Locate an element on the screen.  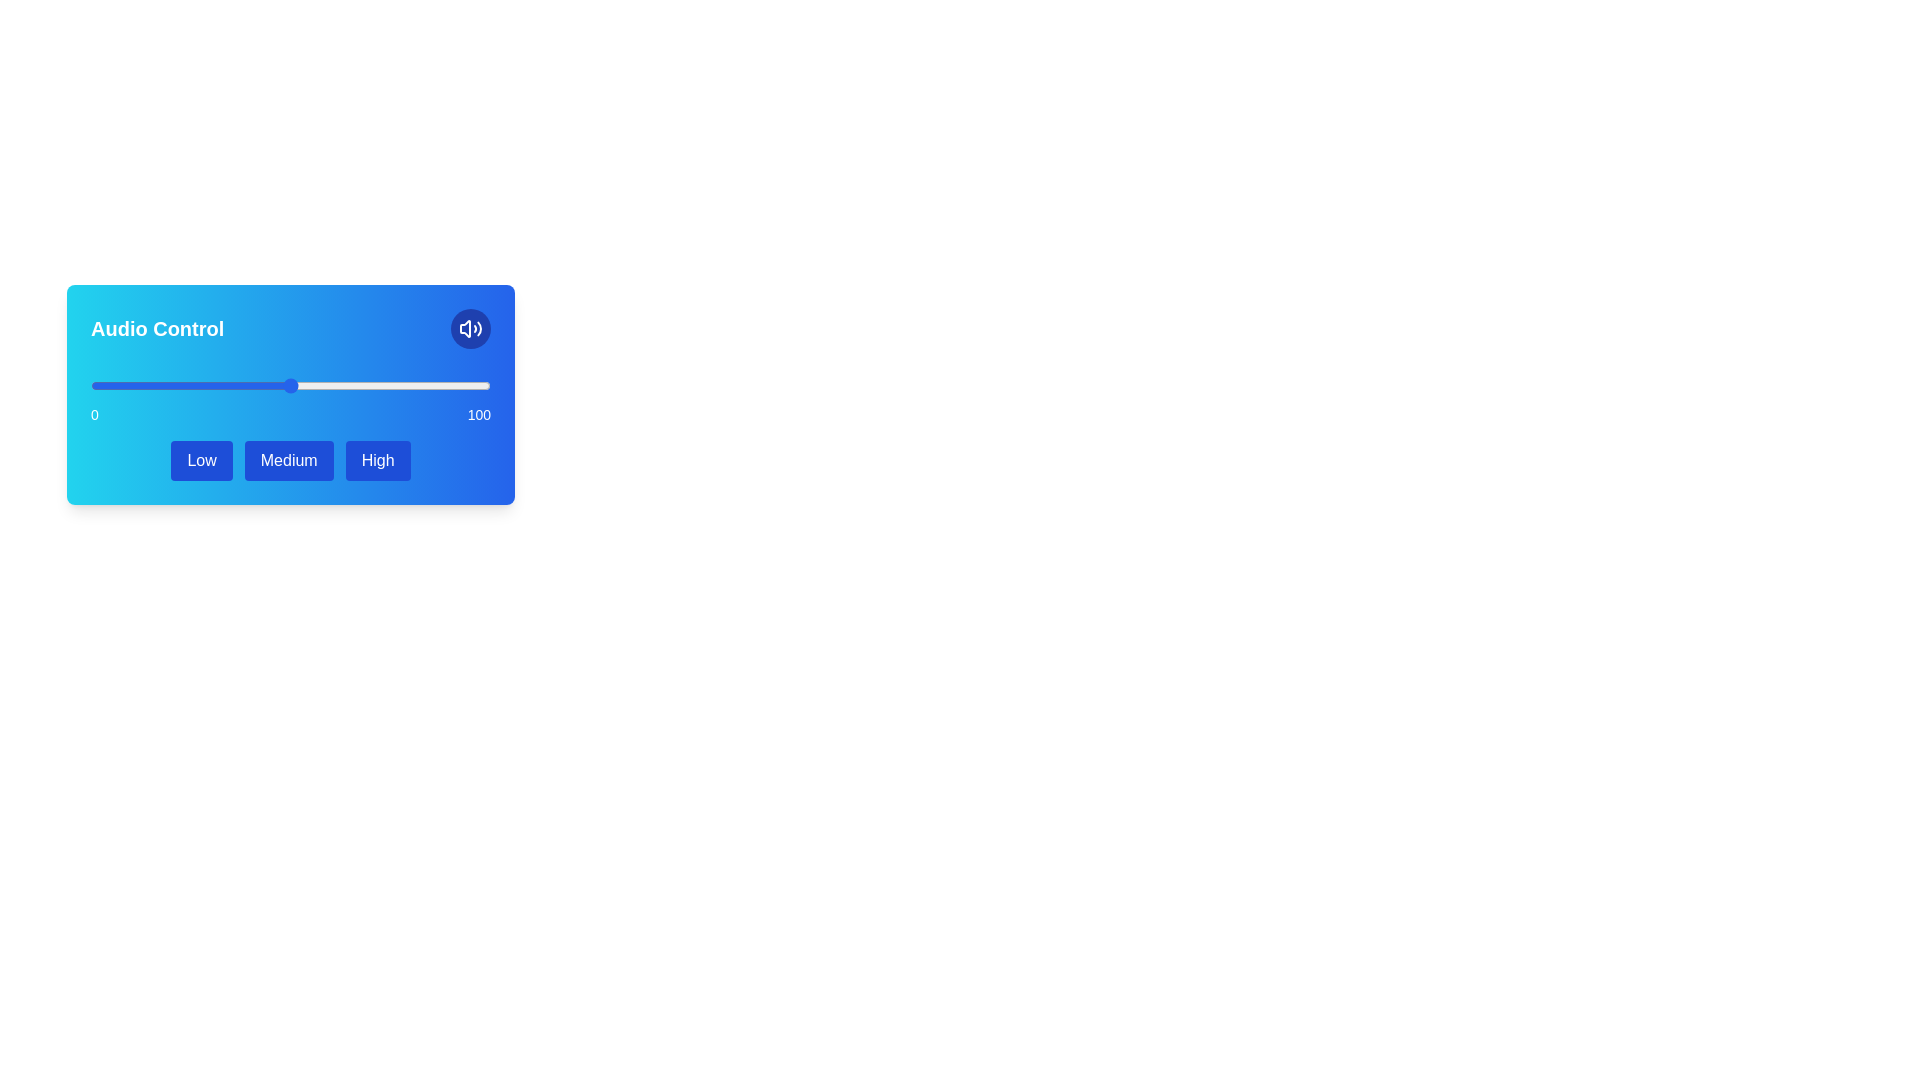
the slider value is located at coordinates (359, 385).